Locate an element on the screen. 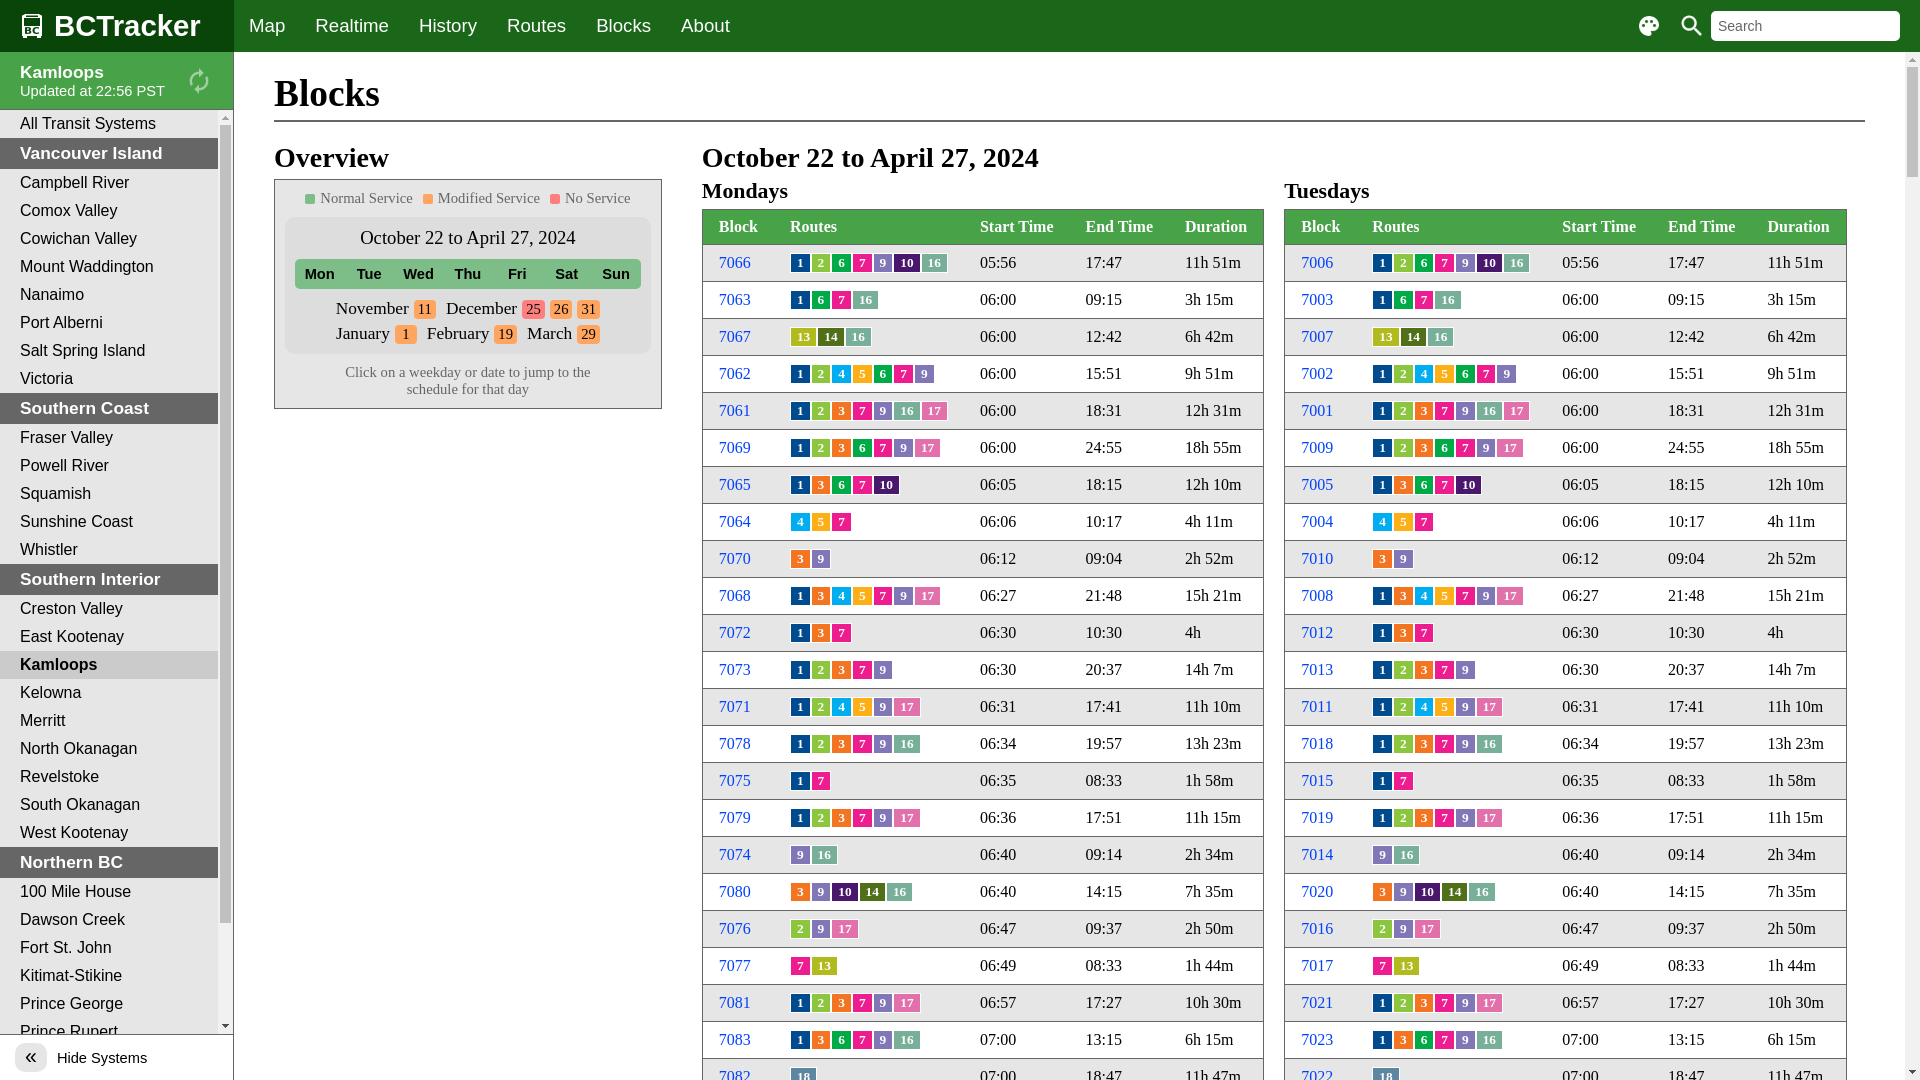 The image size is (1920, 1080). '1' is located at coordinates (800, 670).